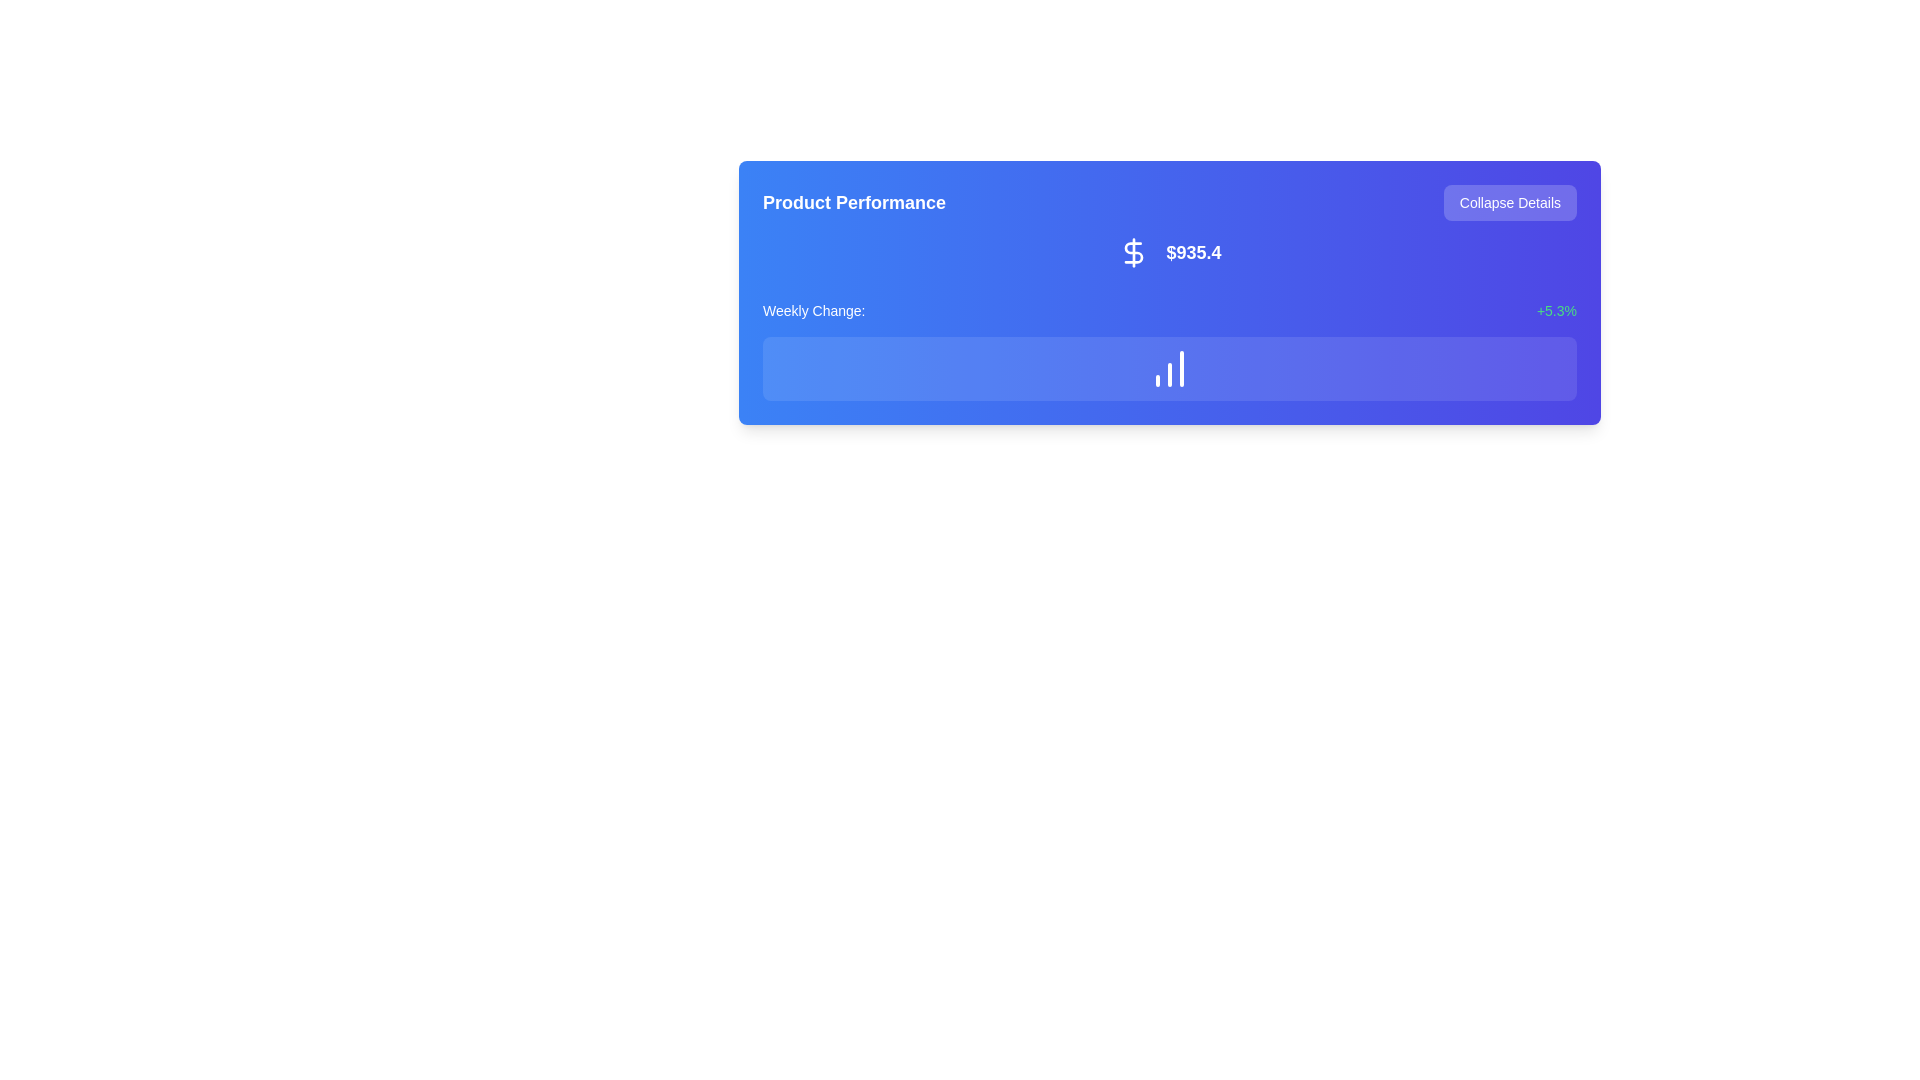 The width and height of the screenshot is (1920, 1080). What do you see at coordinates (1170, 311) in the screenshot?
I see `the data display component that shows 'Weekly Change:' and '+5.3%' on a colored background bar, positioned below '$935.4'` at bounding box center [1170, 311].